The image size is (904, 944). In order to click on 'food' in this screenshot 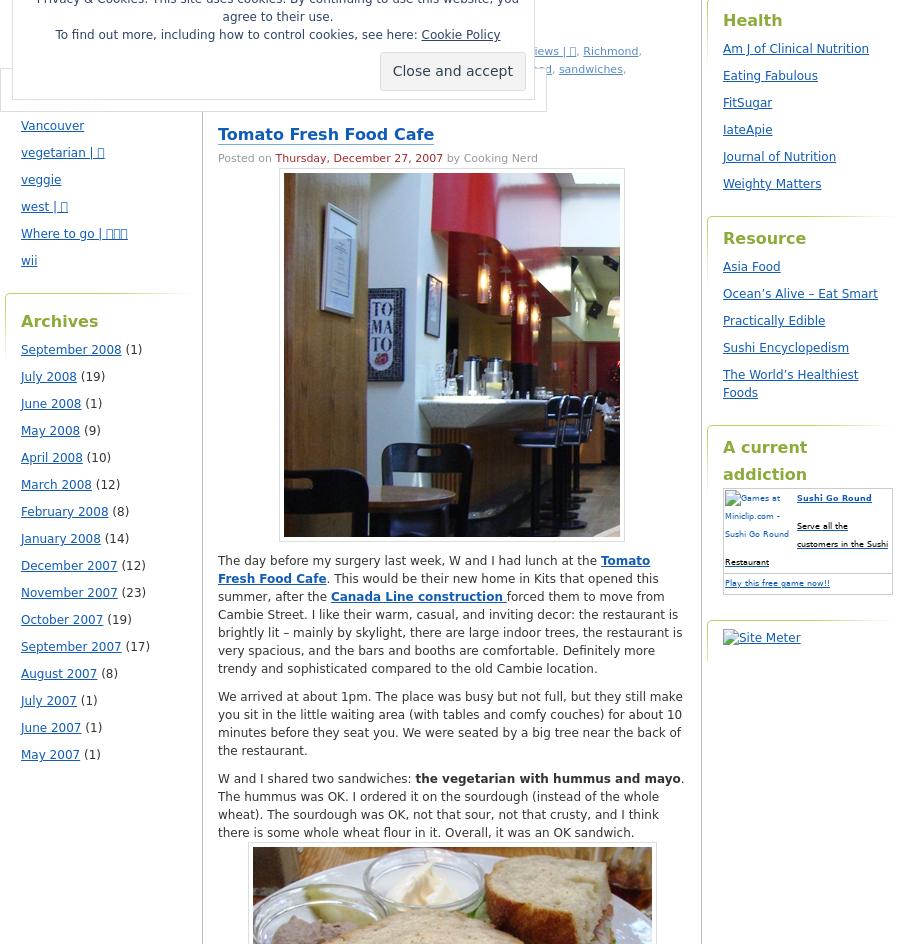, I will do `click(538, 68)`.